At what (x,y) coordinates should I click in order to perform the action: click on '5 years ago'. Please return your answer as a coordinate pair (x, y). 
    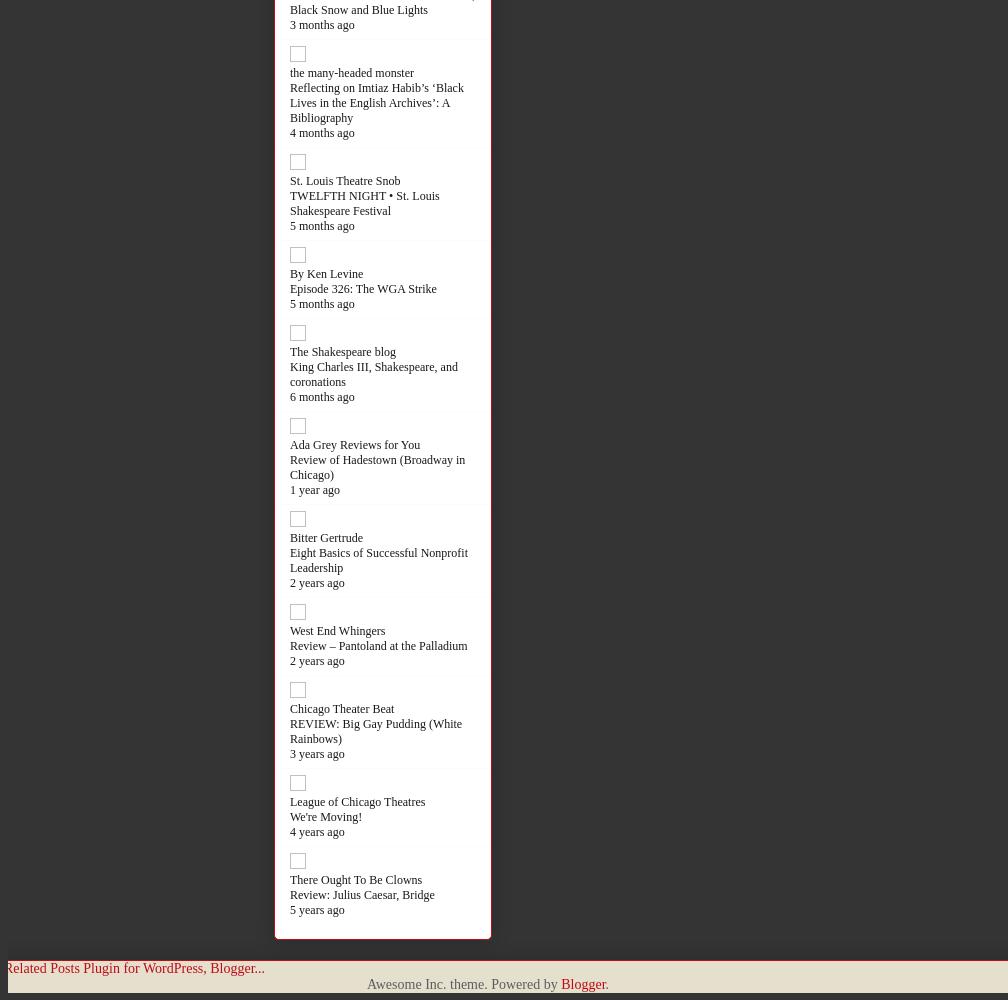
    Looking at the image, I should click on (317, 909).